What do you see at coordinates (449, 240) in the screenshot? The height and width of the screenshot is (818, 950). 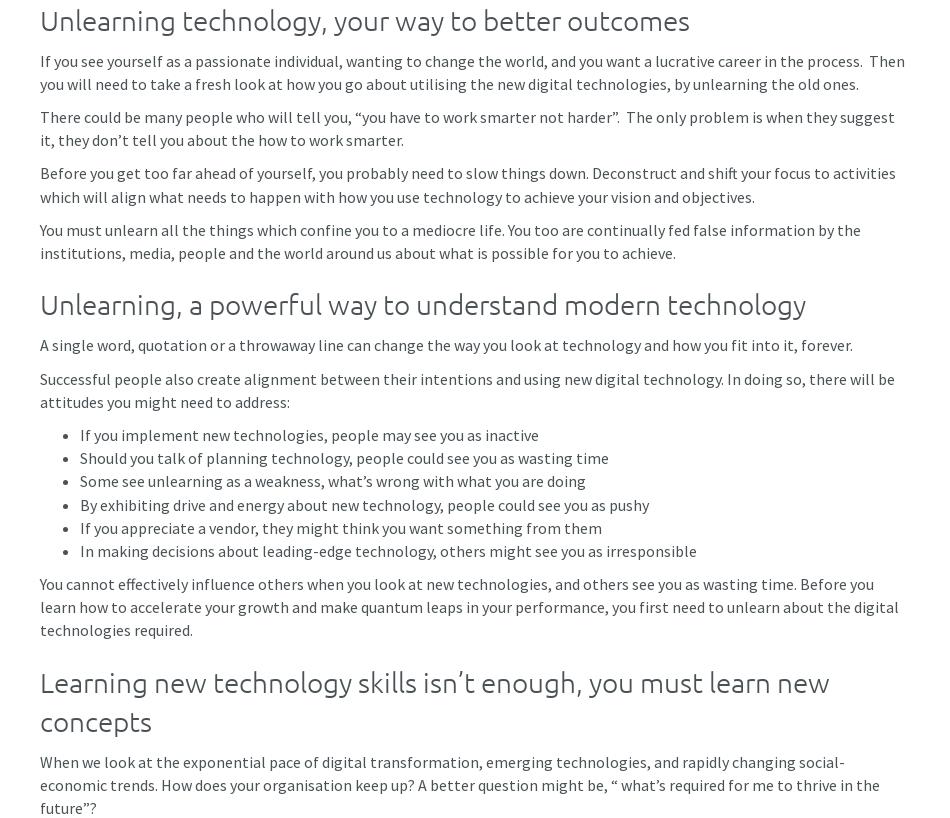 I see `'You must unlearn all the things which confine you to a mediocre life. You too are continually fed false information by the institutions, media, people and the world around us about what is possible for you to achieve.'` at bounding box center [449, 240].